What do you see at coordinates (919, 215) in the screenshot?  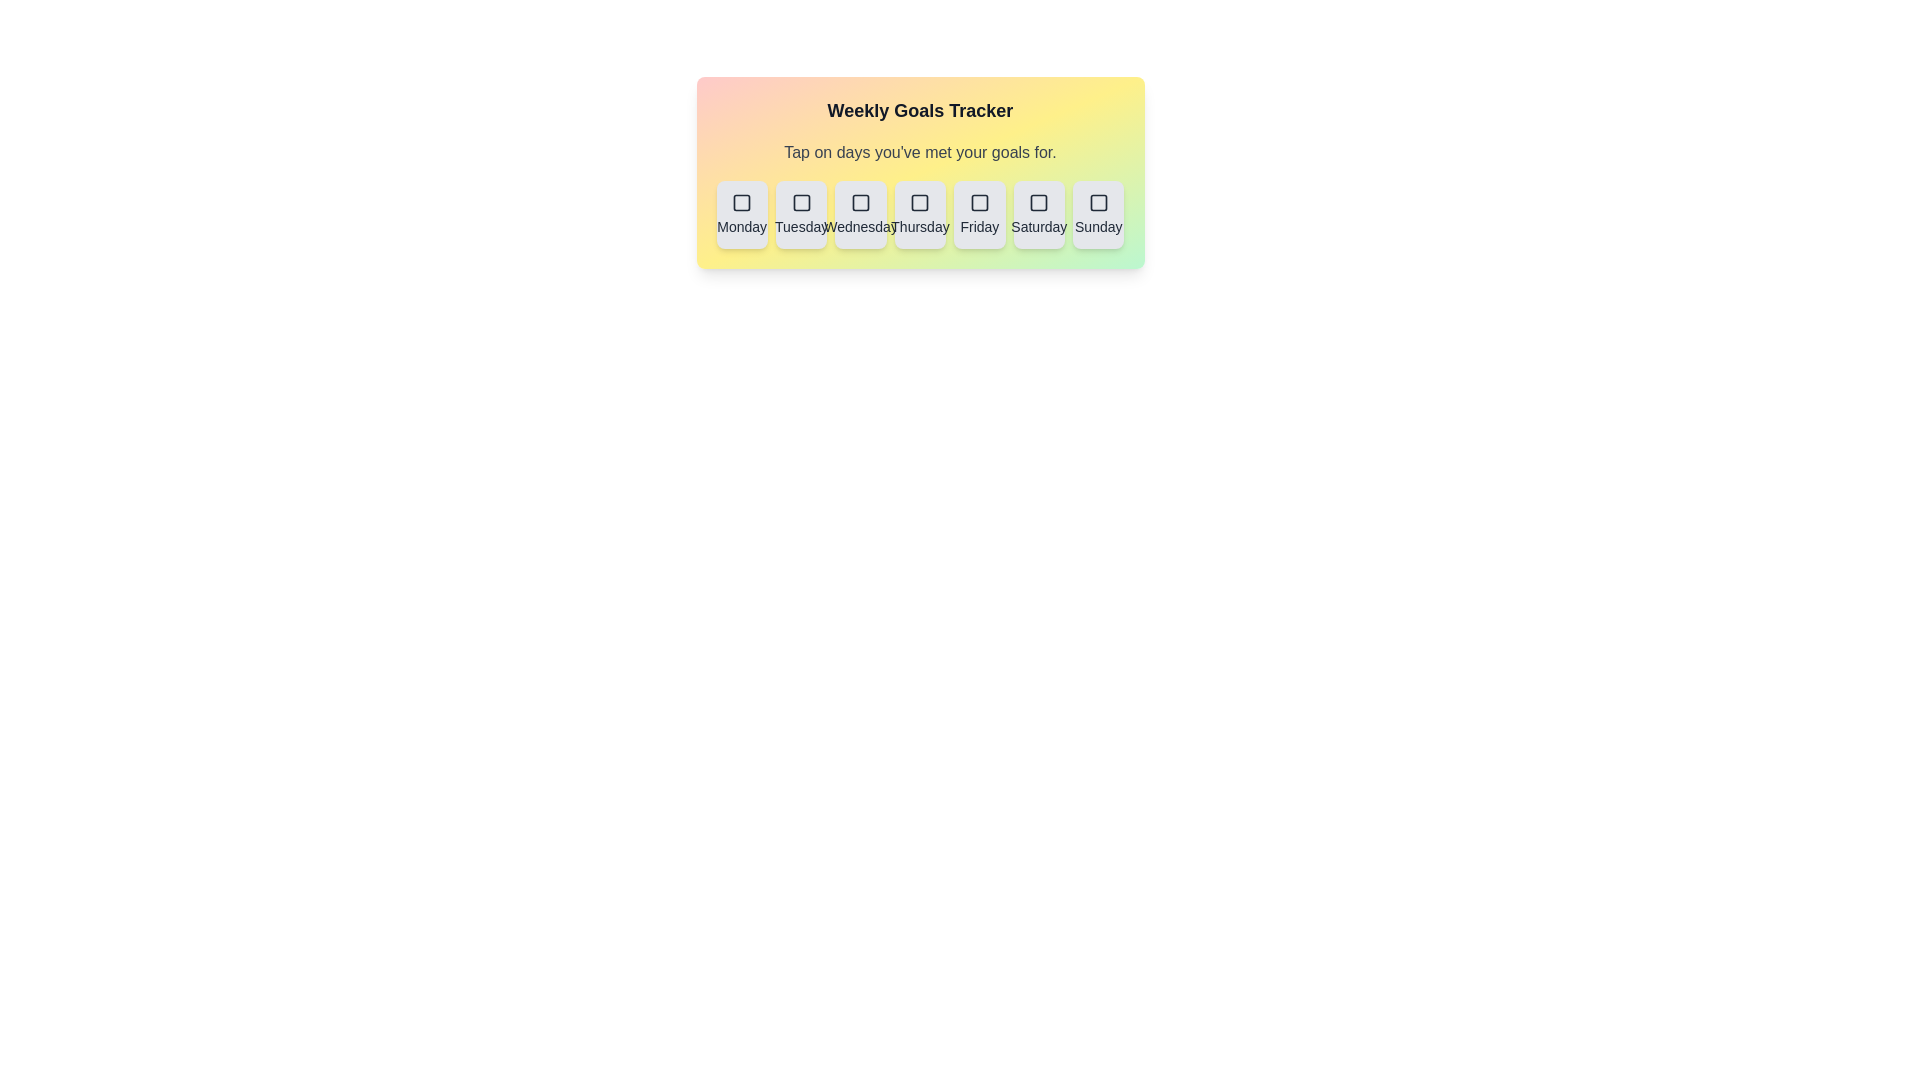 I see `the button labeled Thursday` at bounding box center [919, 215].